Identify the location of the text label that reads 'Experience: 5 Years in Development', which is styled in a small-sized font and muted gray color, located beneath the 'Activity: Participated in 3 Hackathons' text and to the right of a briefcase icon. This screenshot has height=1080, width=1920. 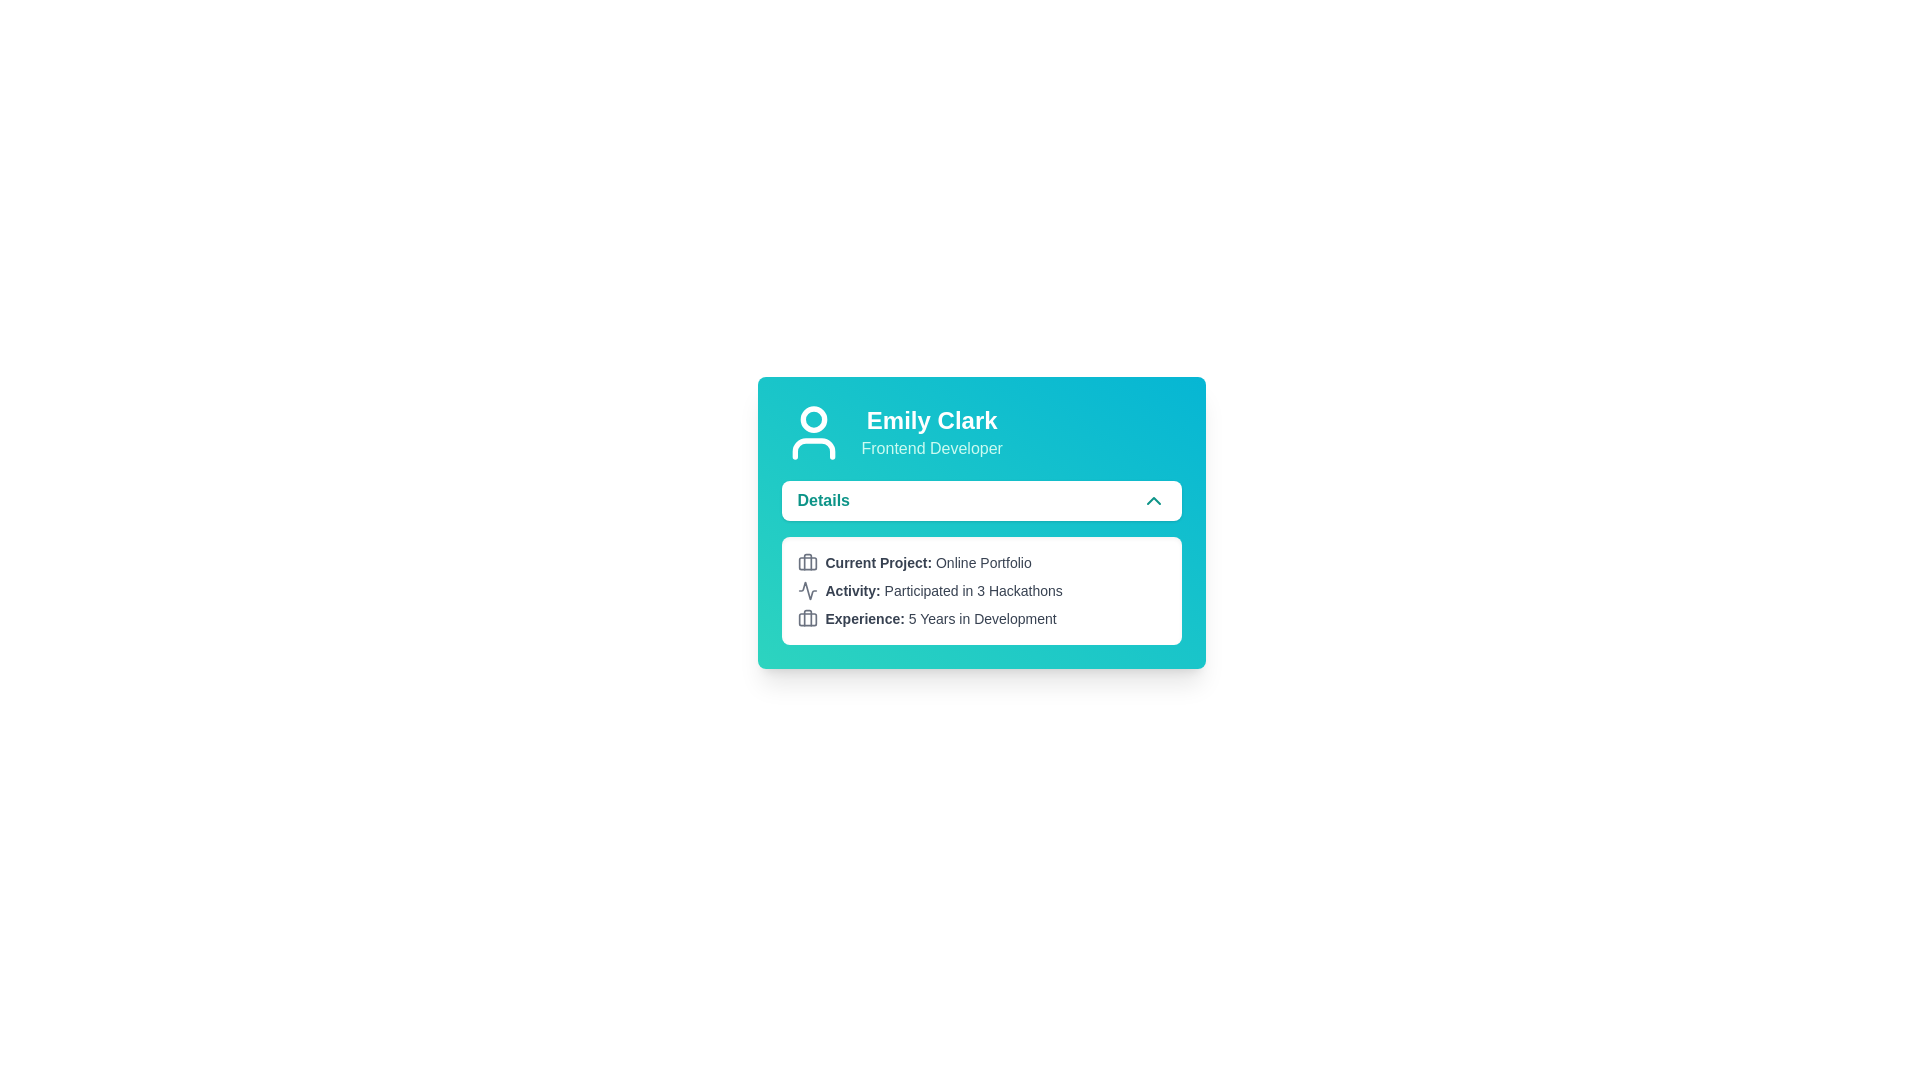
(939, 617).